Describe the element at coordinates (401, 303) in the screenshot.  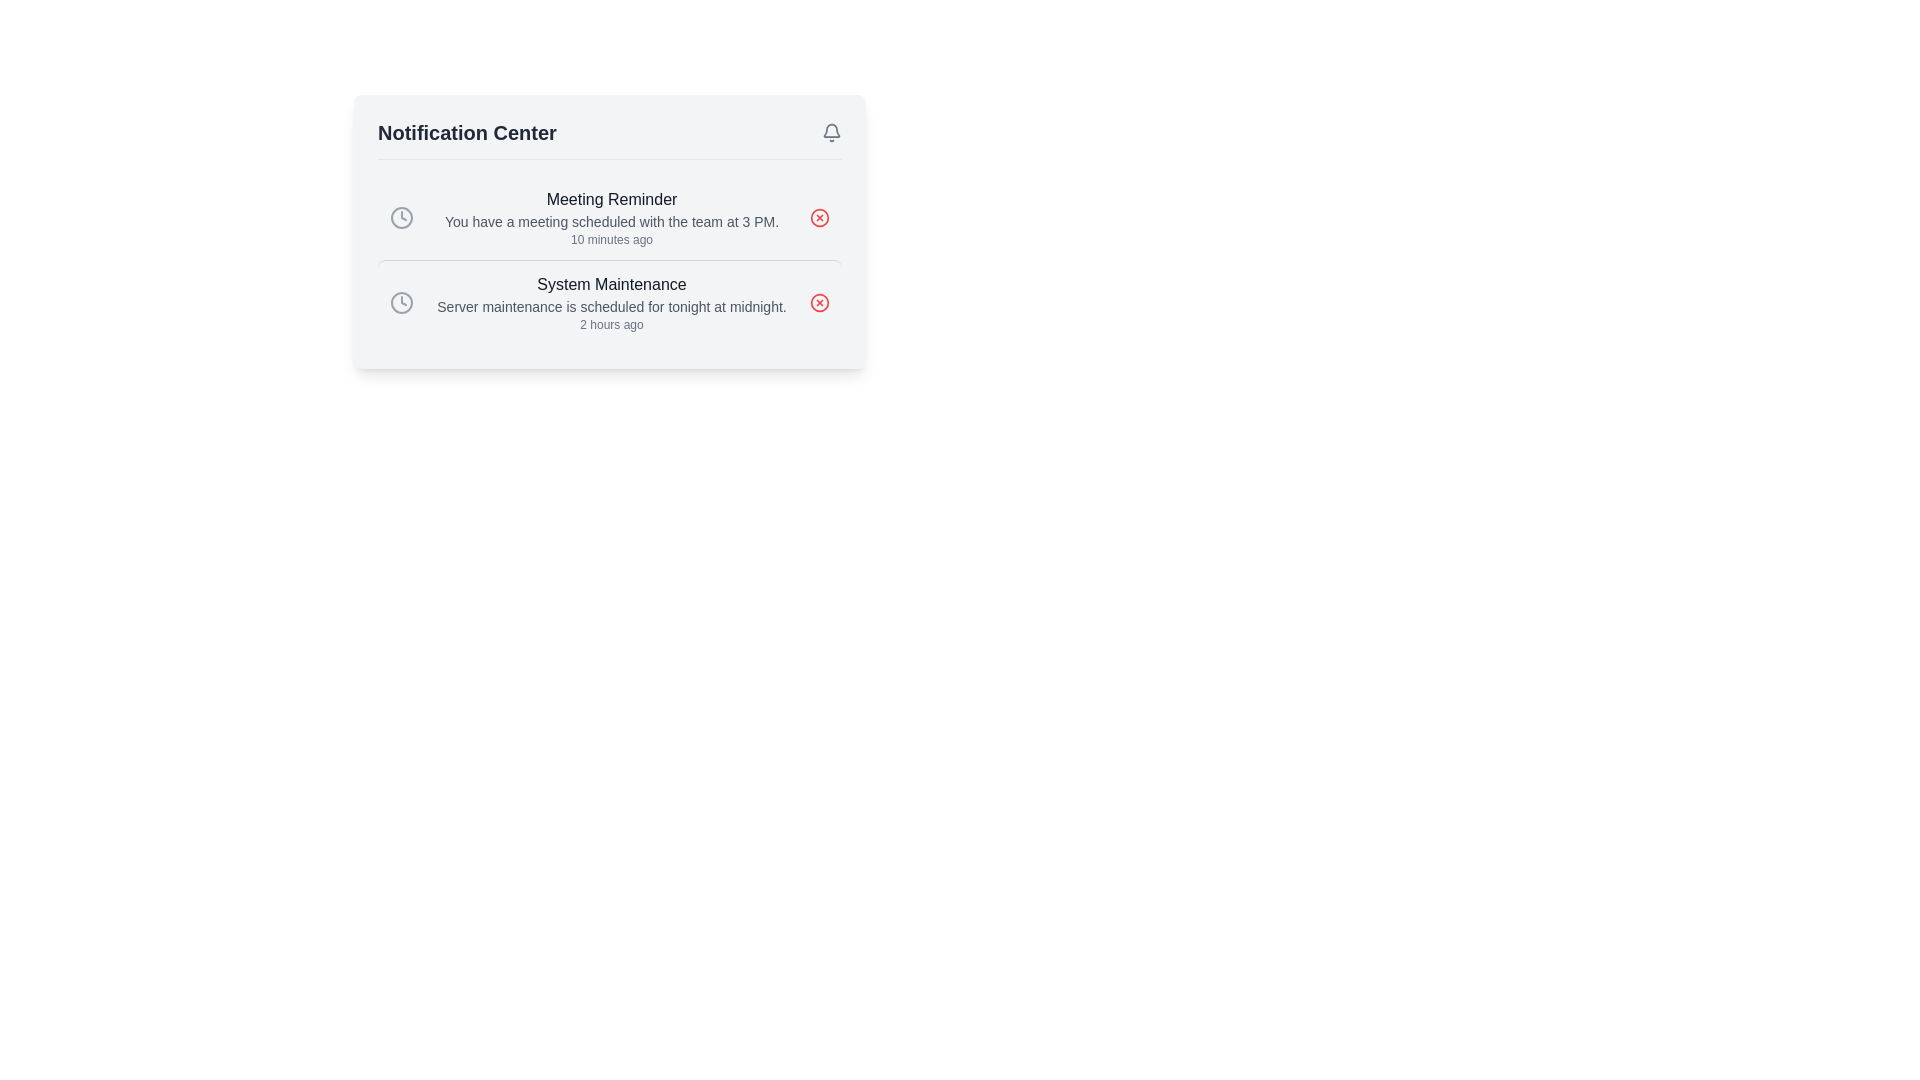
I see `the circular gray clock icon located in the notification list under the 'System Maintenance' section, positioned to the left of the text 'Server maintenance is scheduled for tonight at midnight.'` at that location.